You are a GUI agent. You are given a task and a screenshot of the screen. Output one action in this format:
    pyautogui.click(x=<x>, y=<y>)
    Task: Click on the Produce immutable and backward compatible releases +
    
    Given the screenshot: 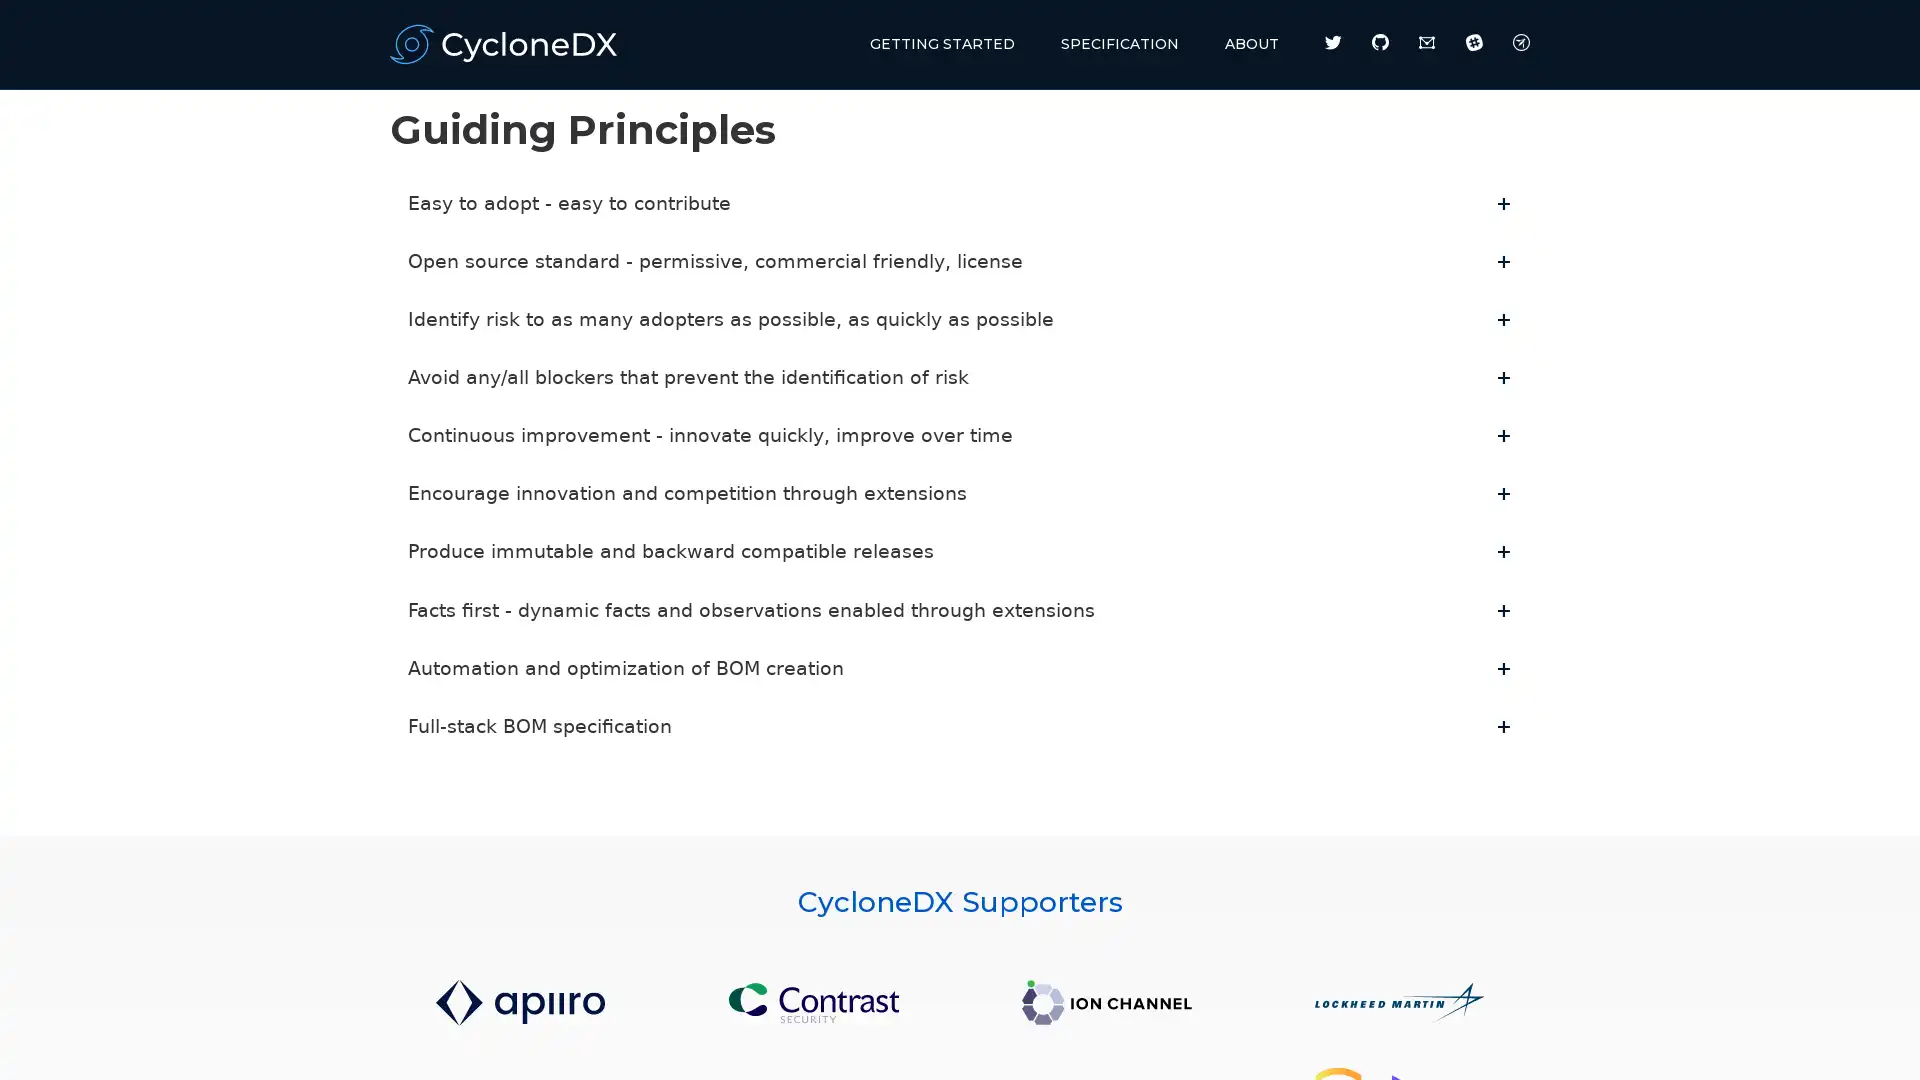 What is the action you would take?
    pyautogui.click(x=960, y=551)
    